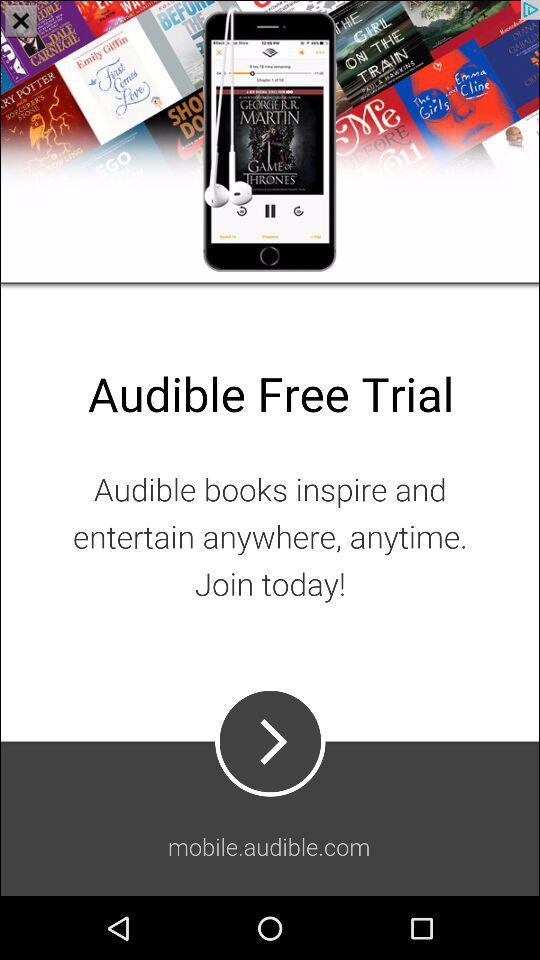 Image resolution: width=540 pixels, height=960 pixels. Describe the element at coordinates (20, 21) in the screenshot. I see `the close icon` at that location.